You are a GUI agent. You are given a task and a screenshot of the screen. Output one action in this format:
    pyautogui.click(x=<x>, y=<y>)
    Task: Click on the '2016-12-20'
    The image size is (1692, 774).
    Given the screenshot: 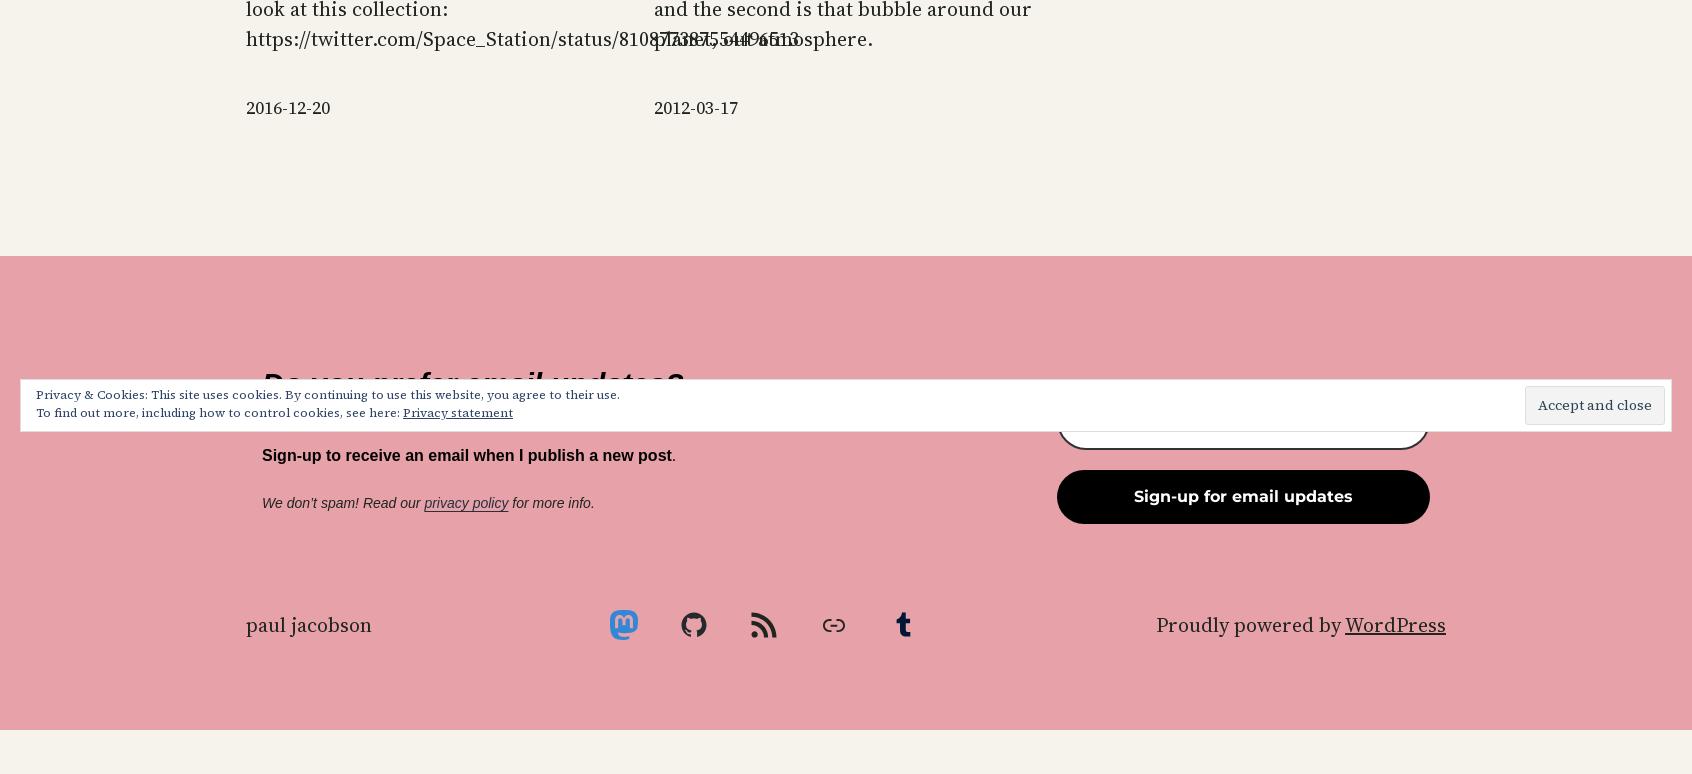 What is the action you would take?
    pyautogui.click(x=286, y=107)
    